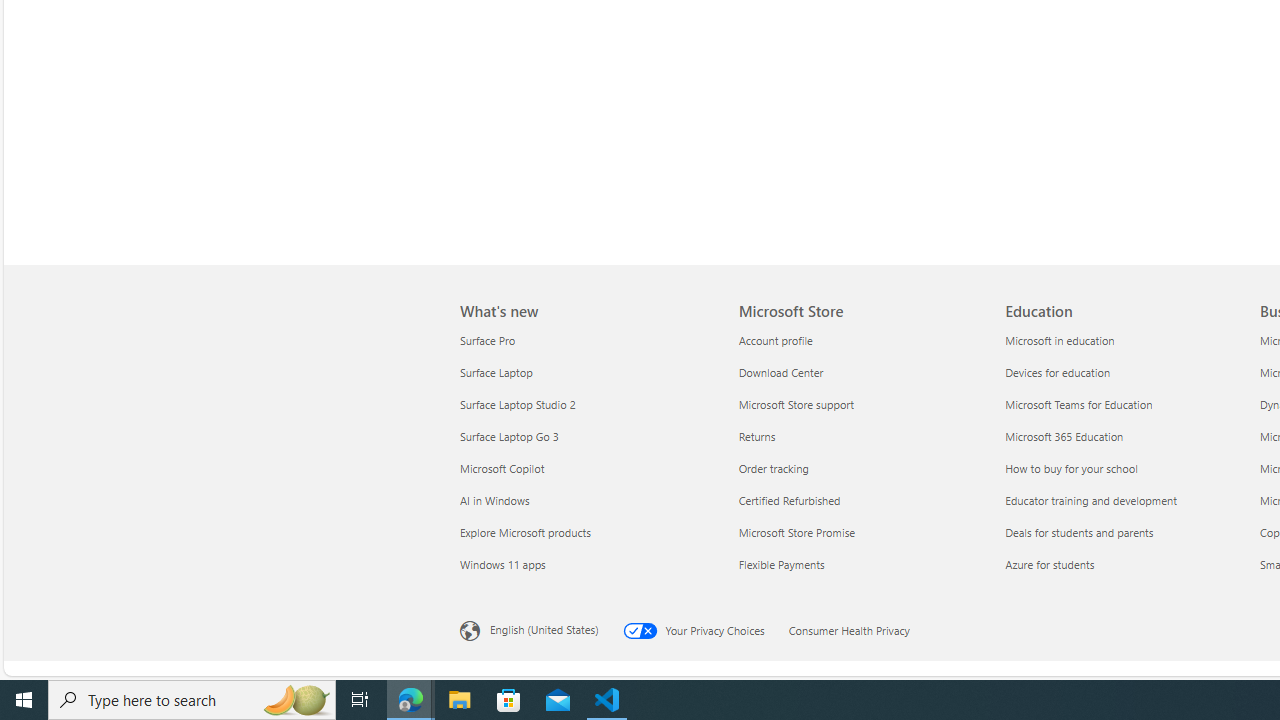  What do you see at coordinates (795, 403) in the screenshot?
I see `'Microsoft Store support Microsoft Store'` at bounding box center [795, 403].